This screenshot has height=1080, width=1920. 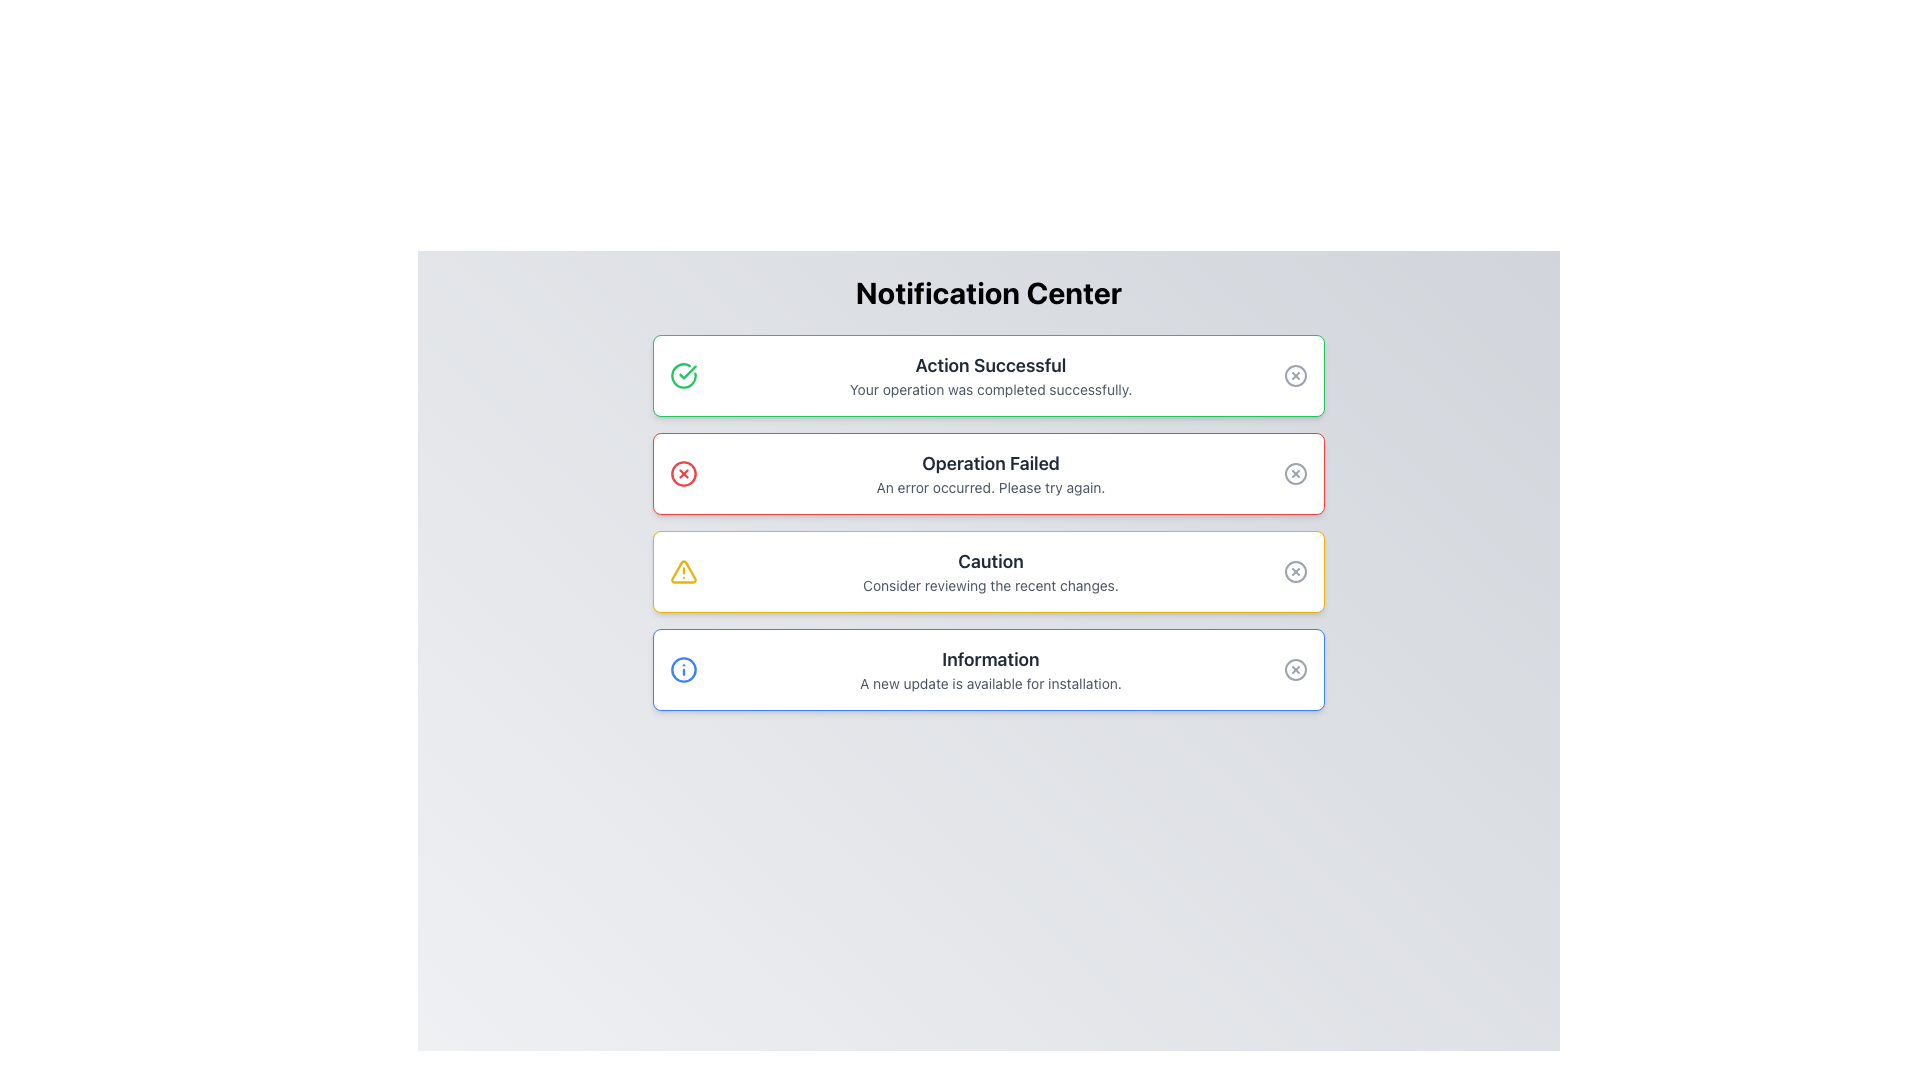 I want to click on the dismiss button located at the upper-right corner of the 'Action Successful' notification box, so click(x=1296, y=375).